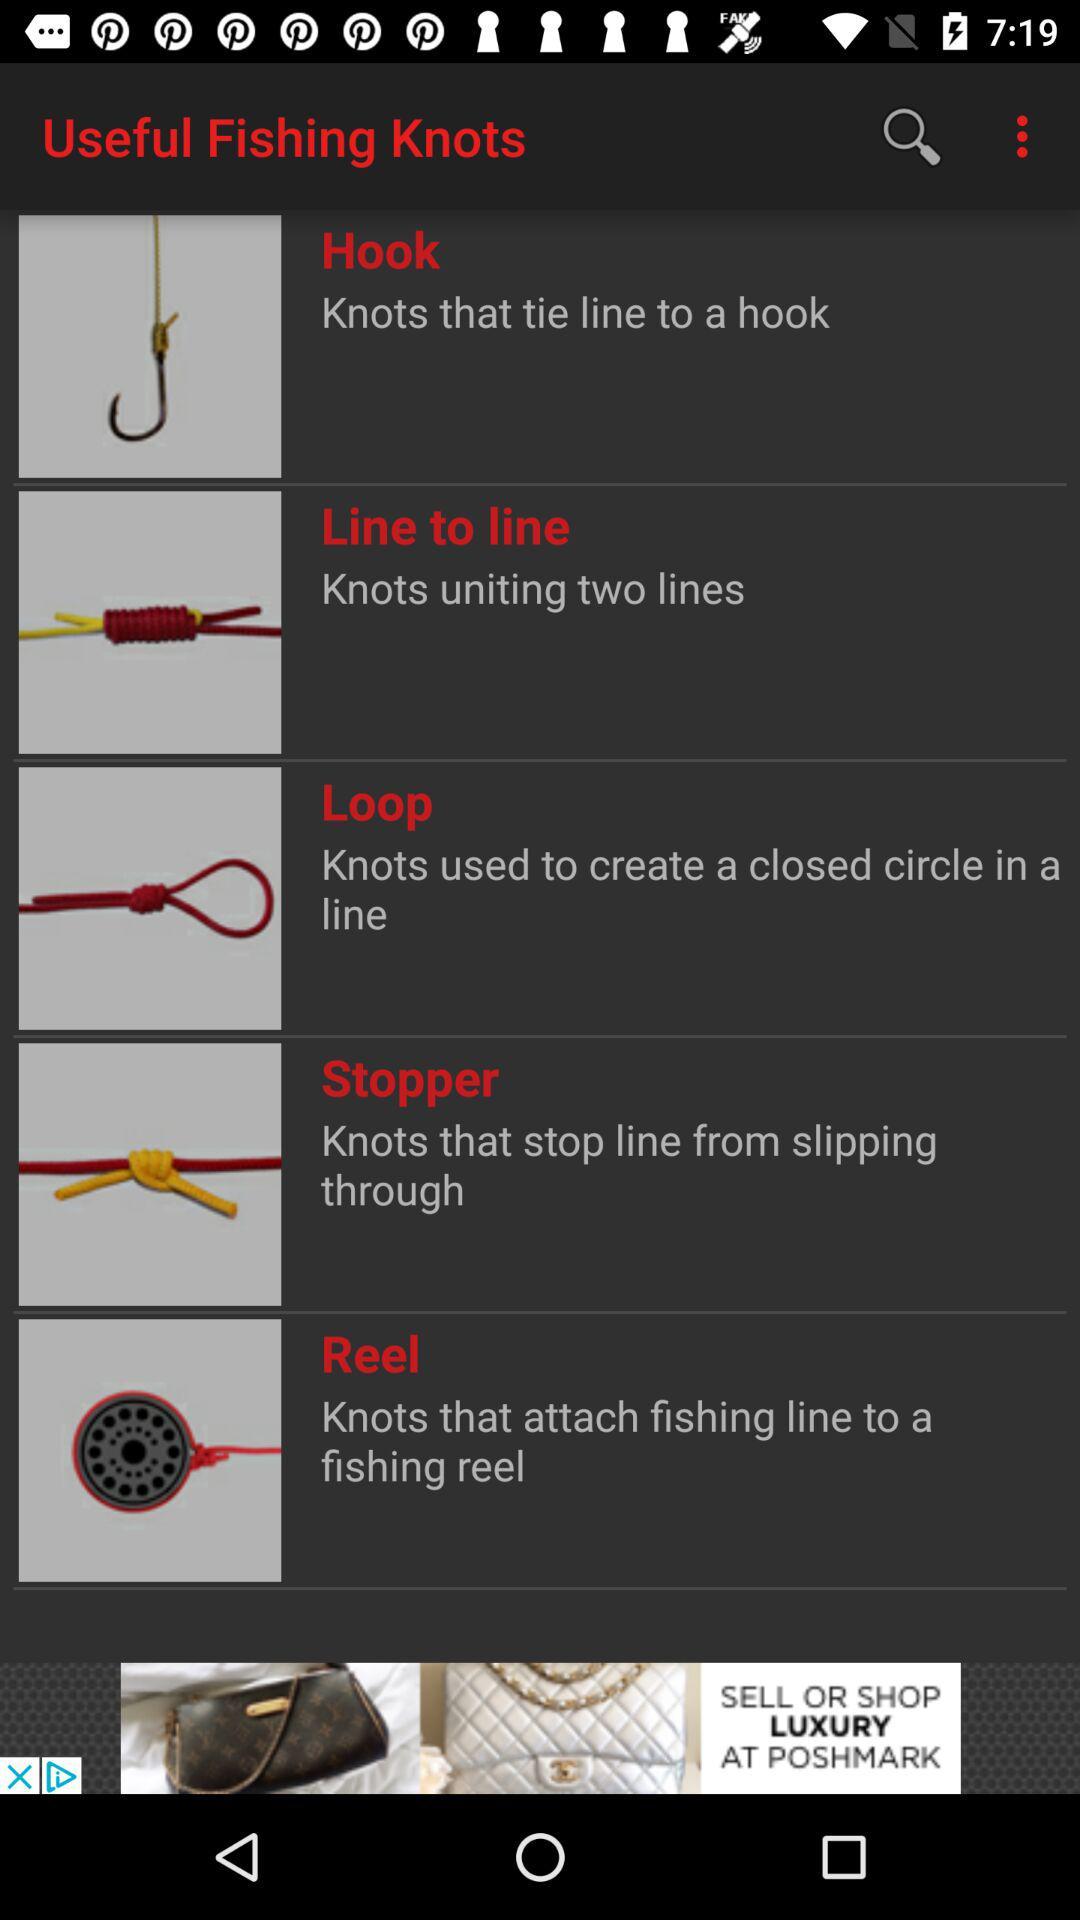  Describe the element at coordinates (540, 1727) in the screenshot. I see `advertisement link` at that location.